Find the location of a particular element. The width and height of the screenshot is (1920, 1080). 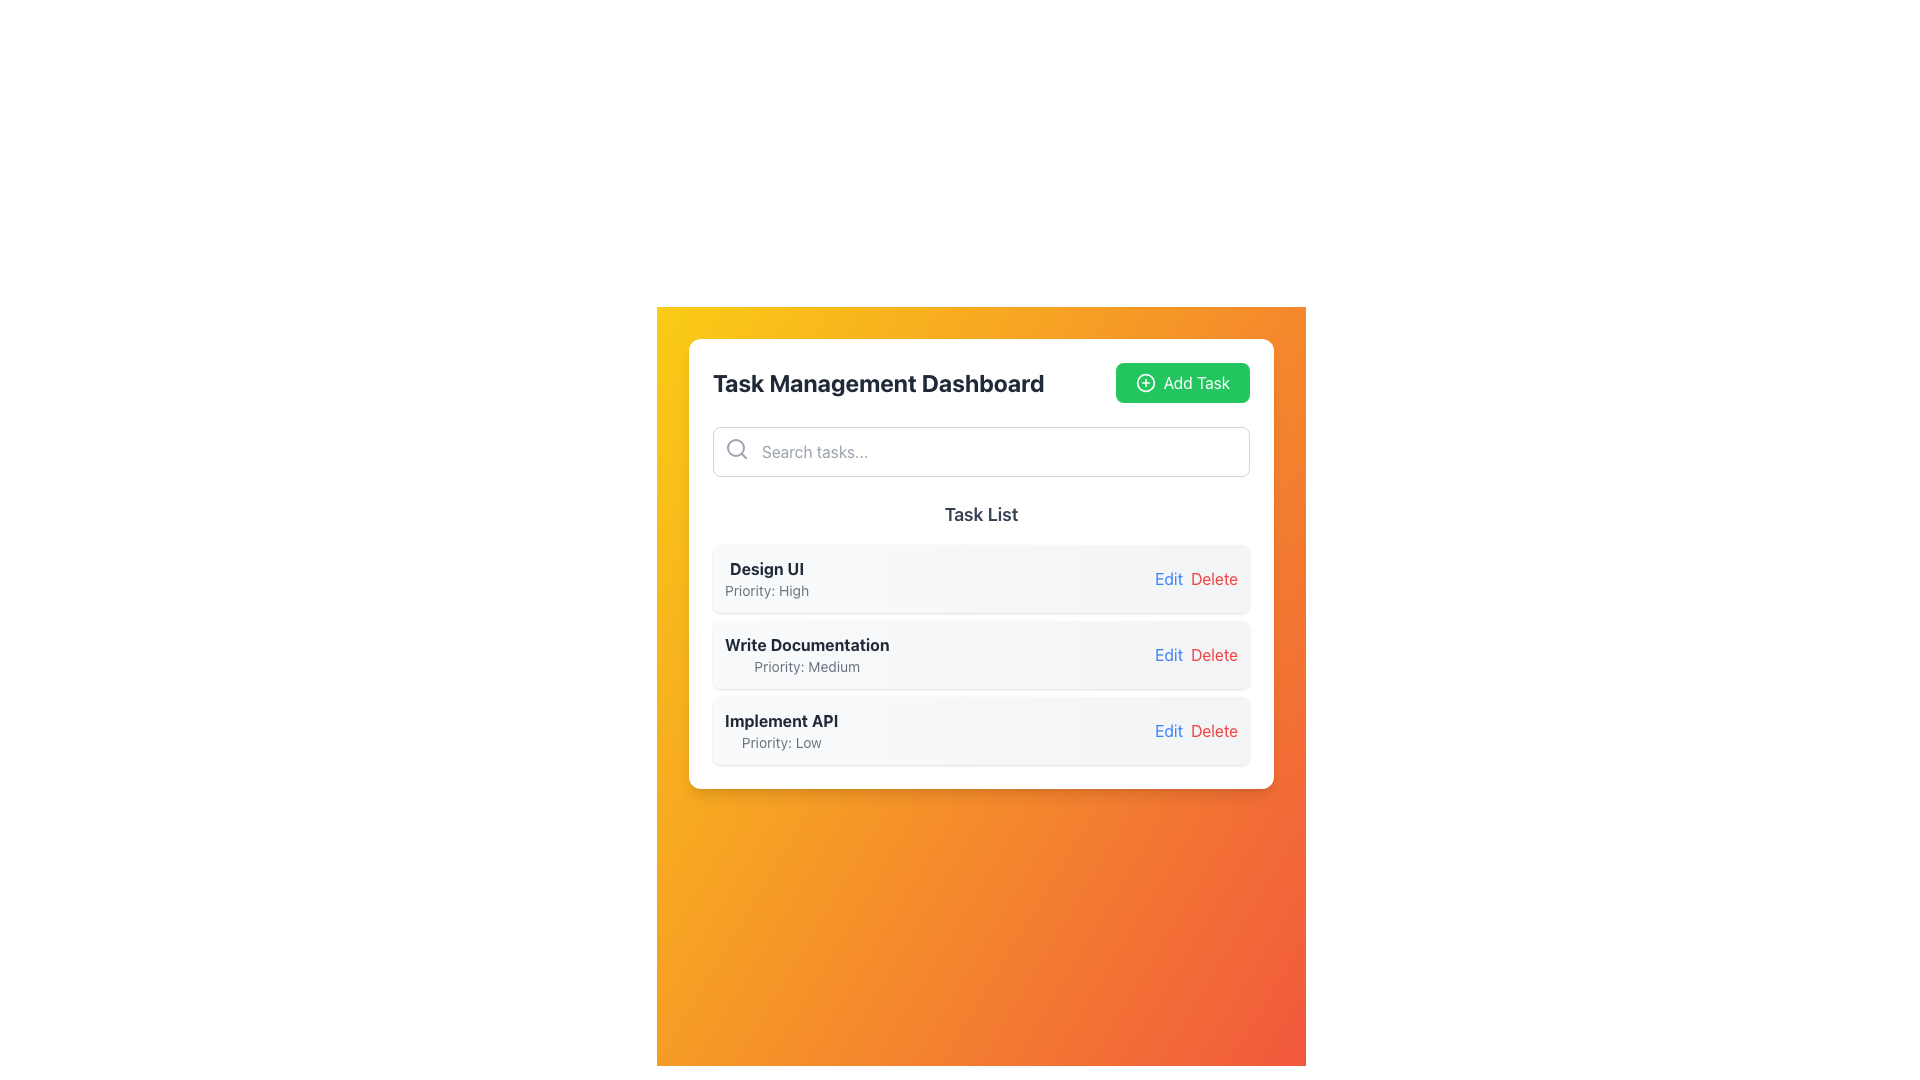

the 'Delete' Interactive Text Link for the task 'Implement API' is located at coordinates (1213, 731).